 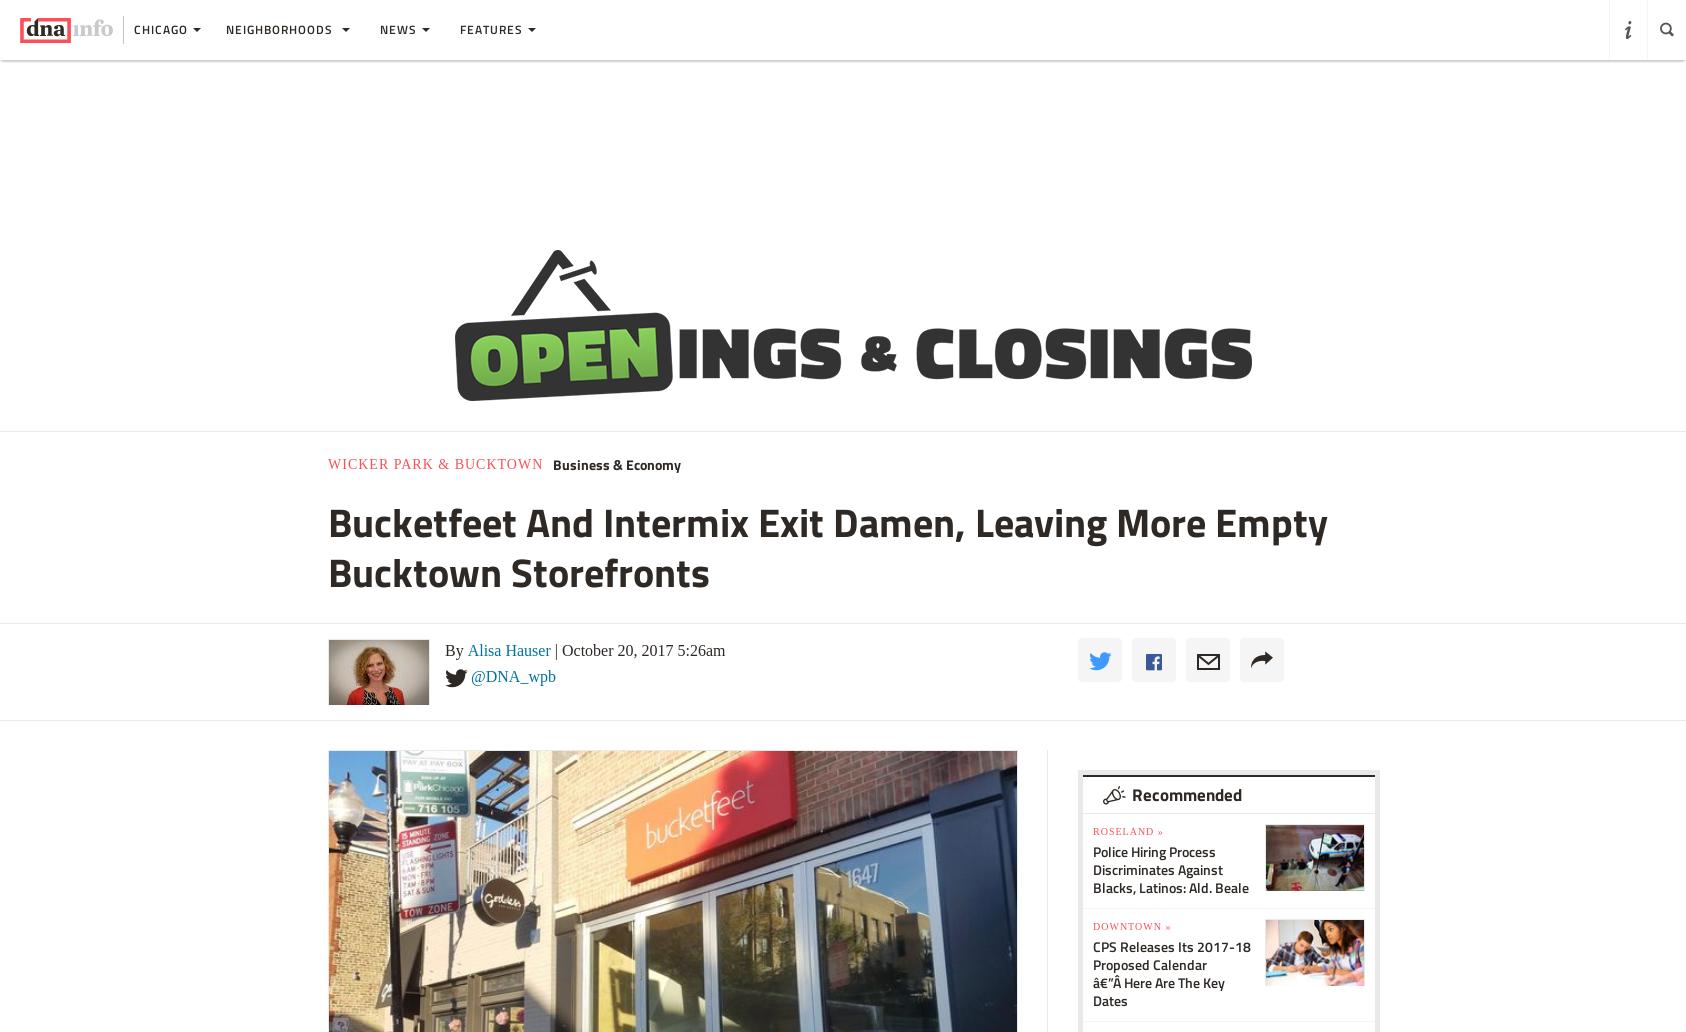 What do you see at coordinates (456, 648) in the screenshot?
I see `'By'` at bounding box center [456, 648].